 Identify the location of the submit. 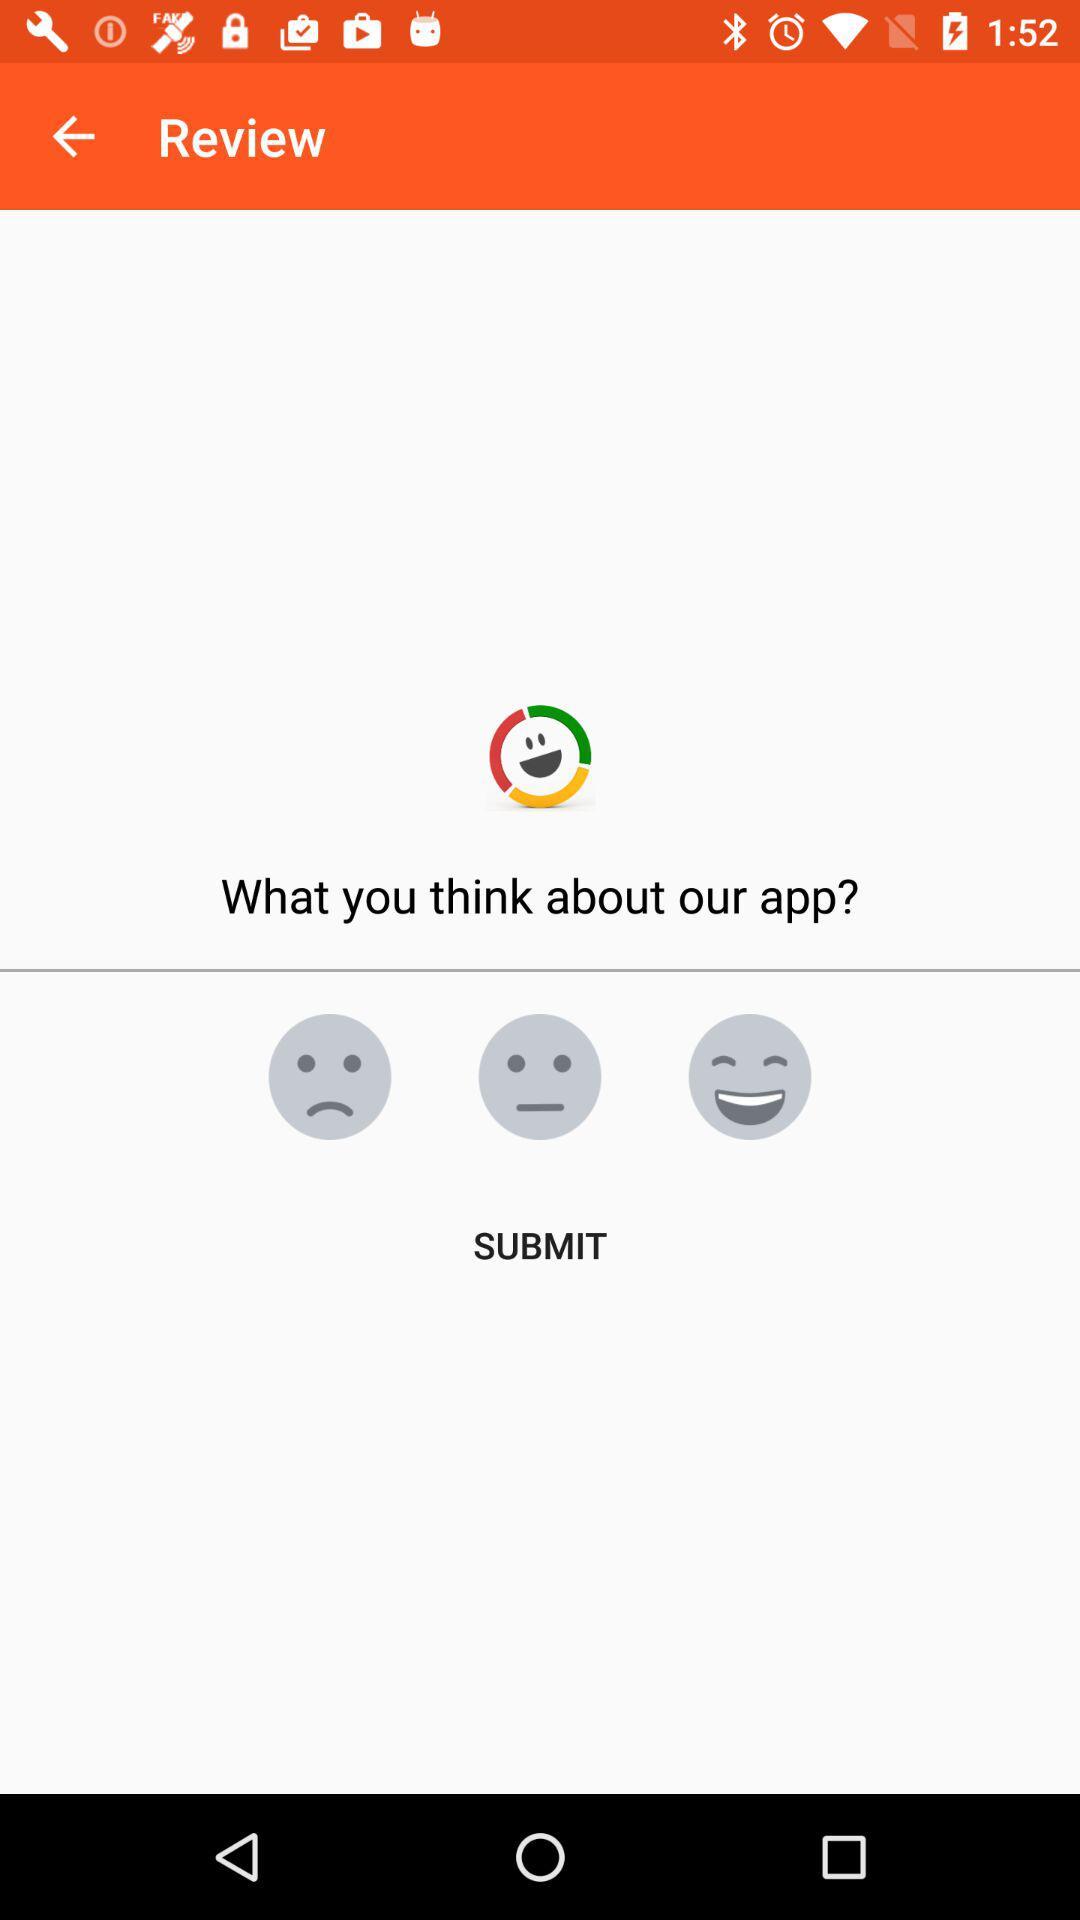
(540, 1243).